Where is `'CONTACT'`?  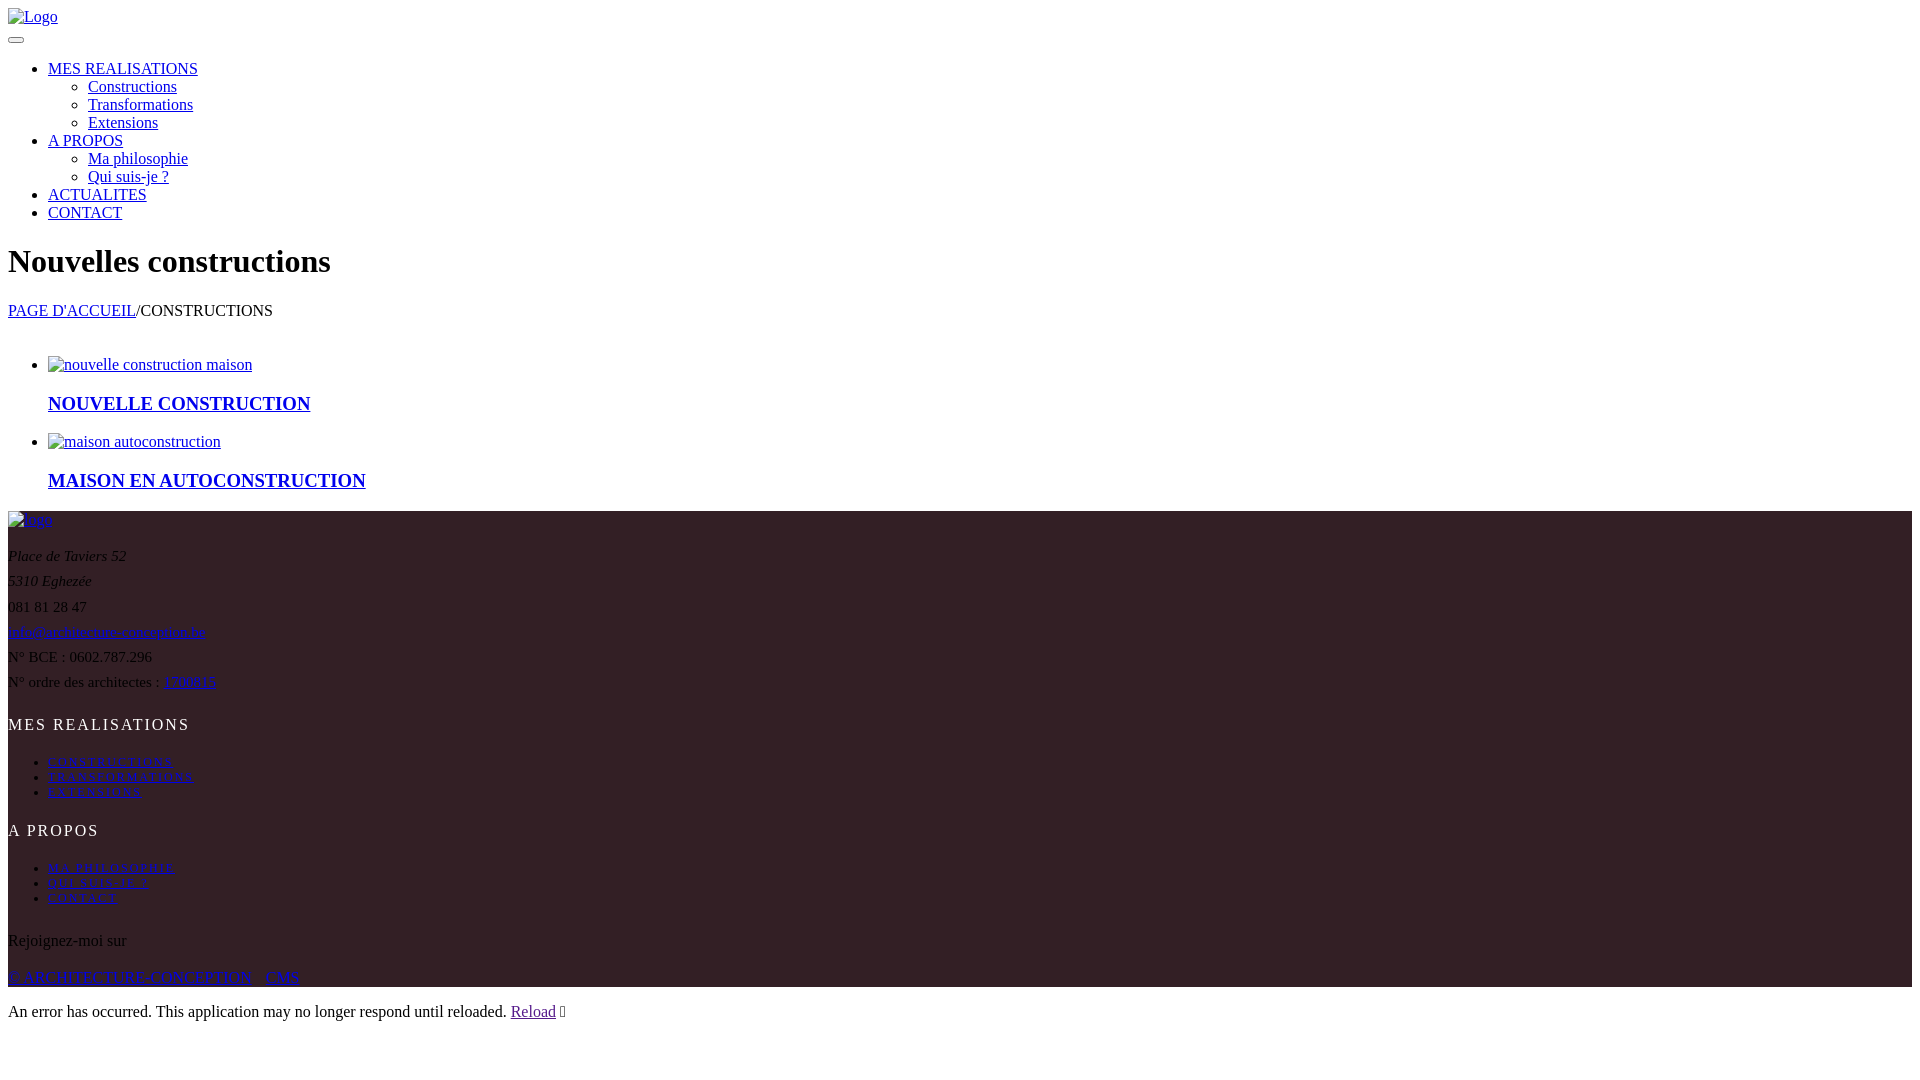
'CONTACT' is located at coordinates (81, 897).